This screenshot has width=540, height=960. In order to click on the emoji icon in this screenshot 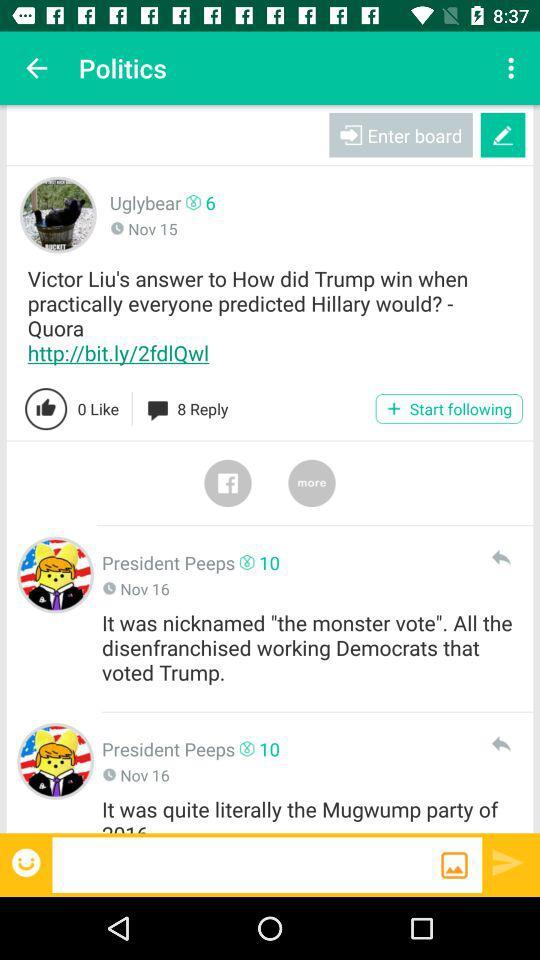, I will do `click(27, 861)`.